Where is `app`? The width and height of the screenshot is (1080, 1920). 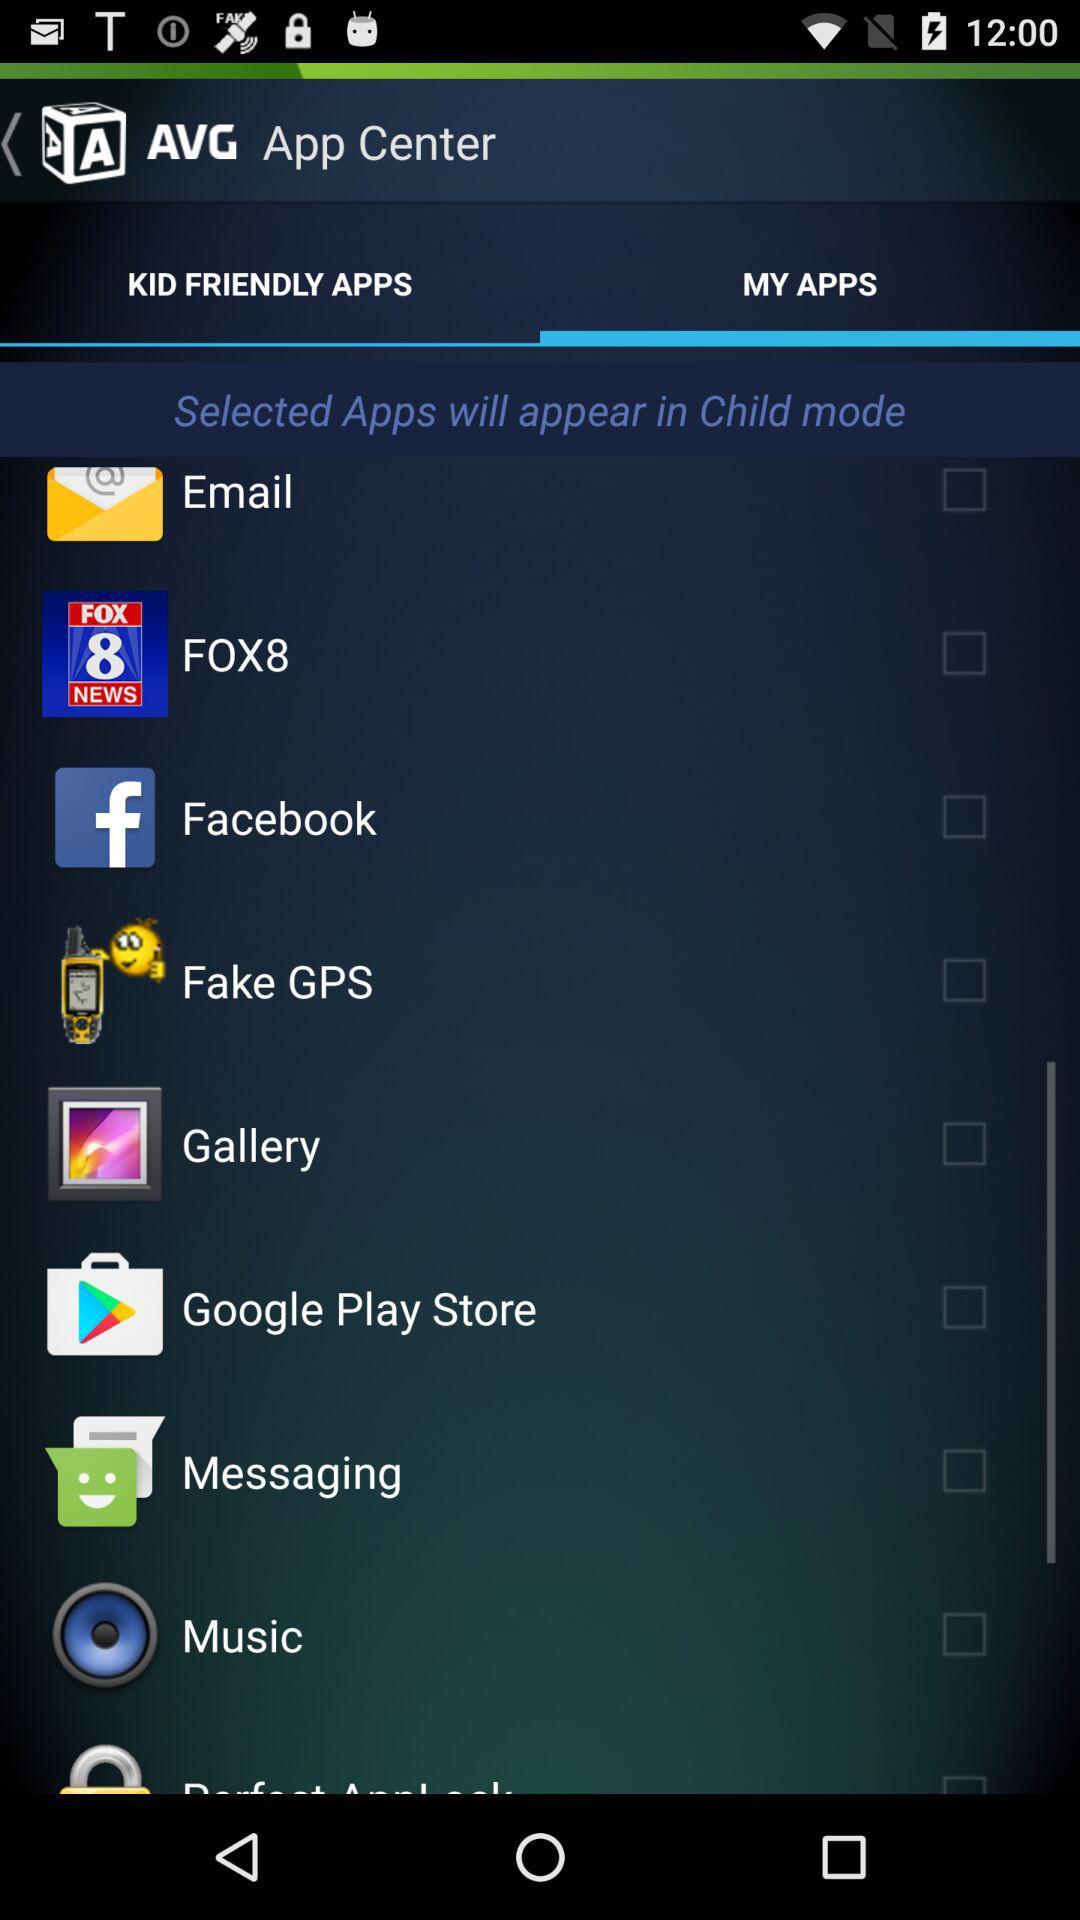 app is located at coordinates (993, 1307).